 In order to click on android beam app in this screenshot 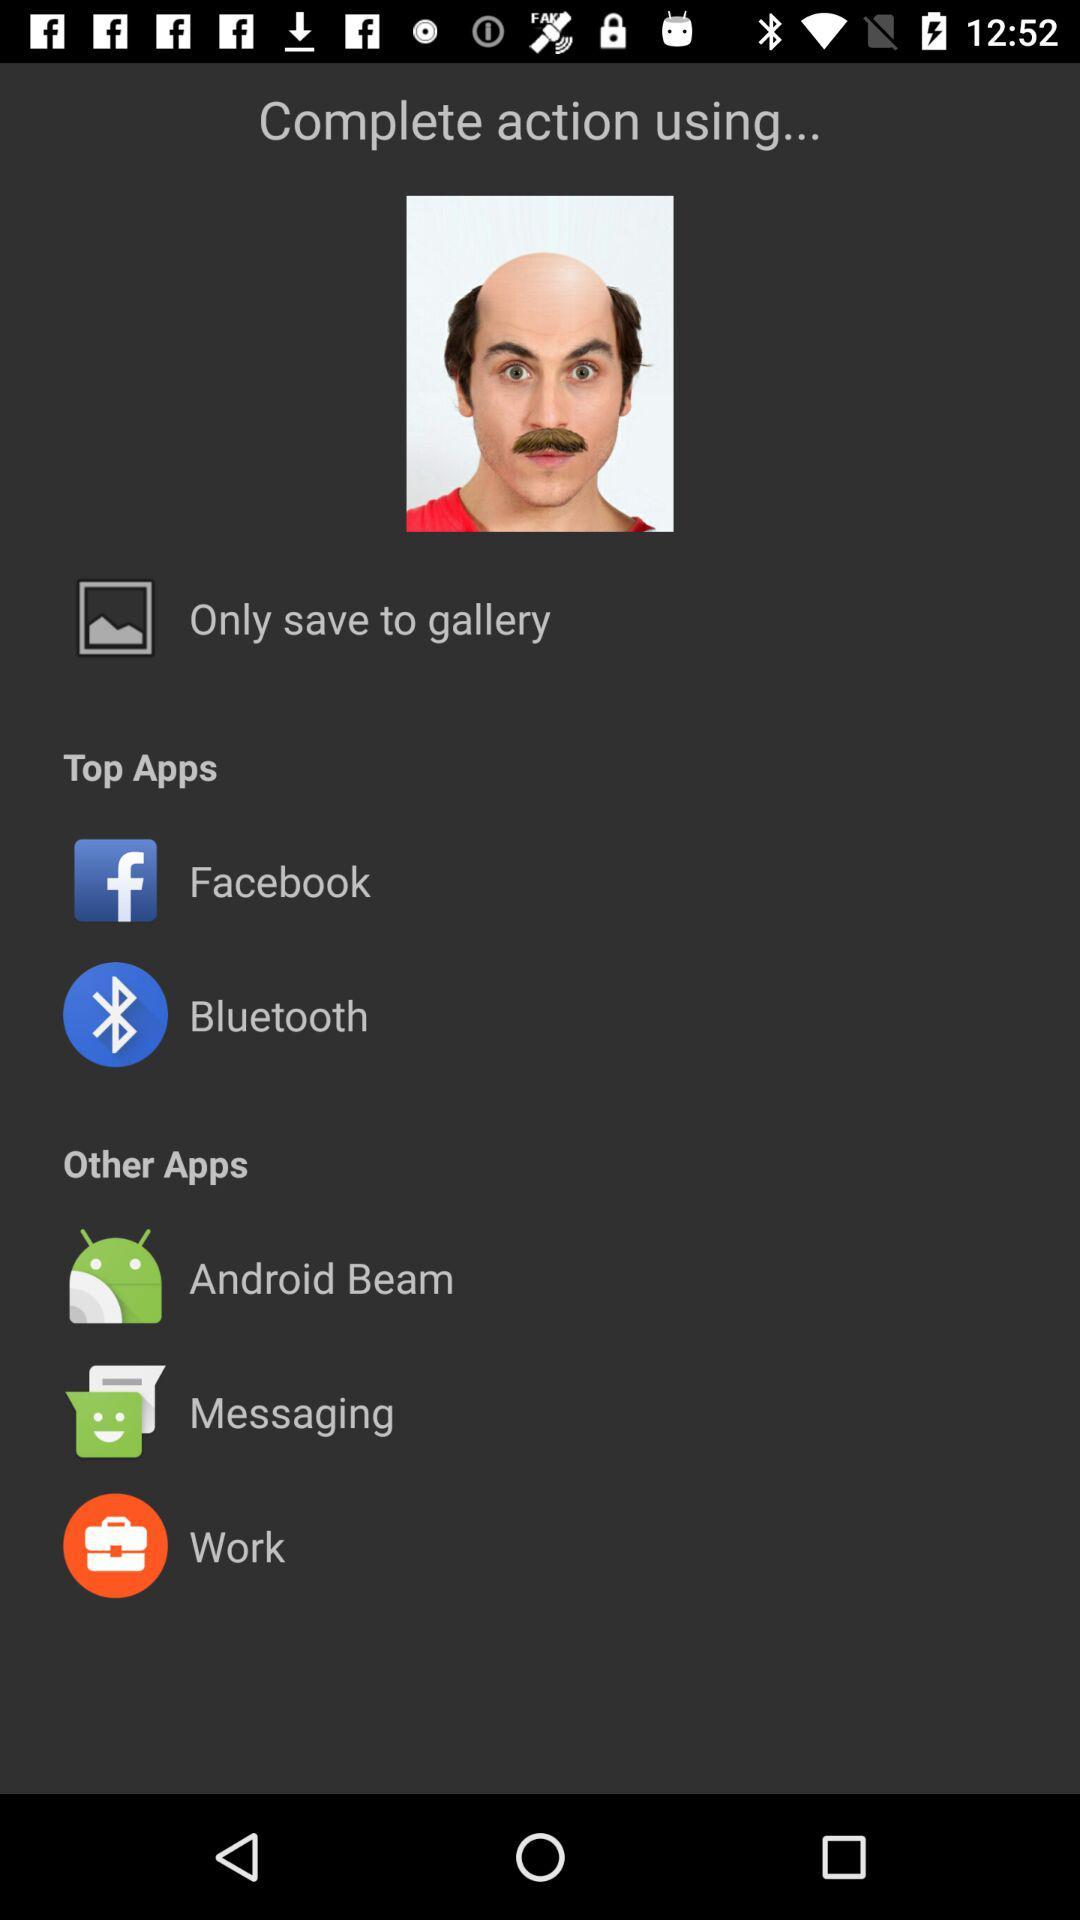, I will do `click(320, 1276)`.